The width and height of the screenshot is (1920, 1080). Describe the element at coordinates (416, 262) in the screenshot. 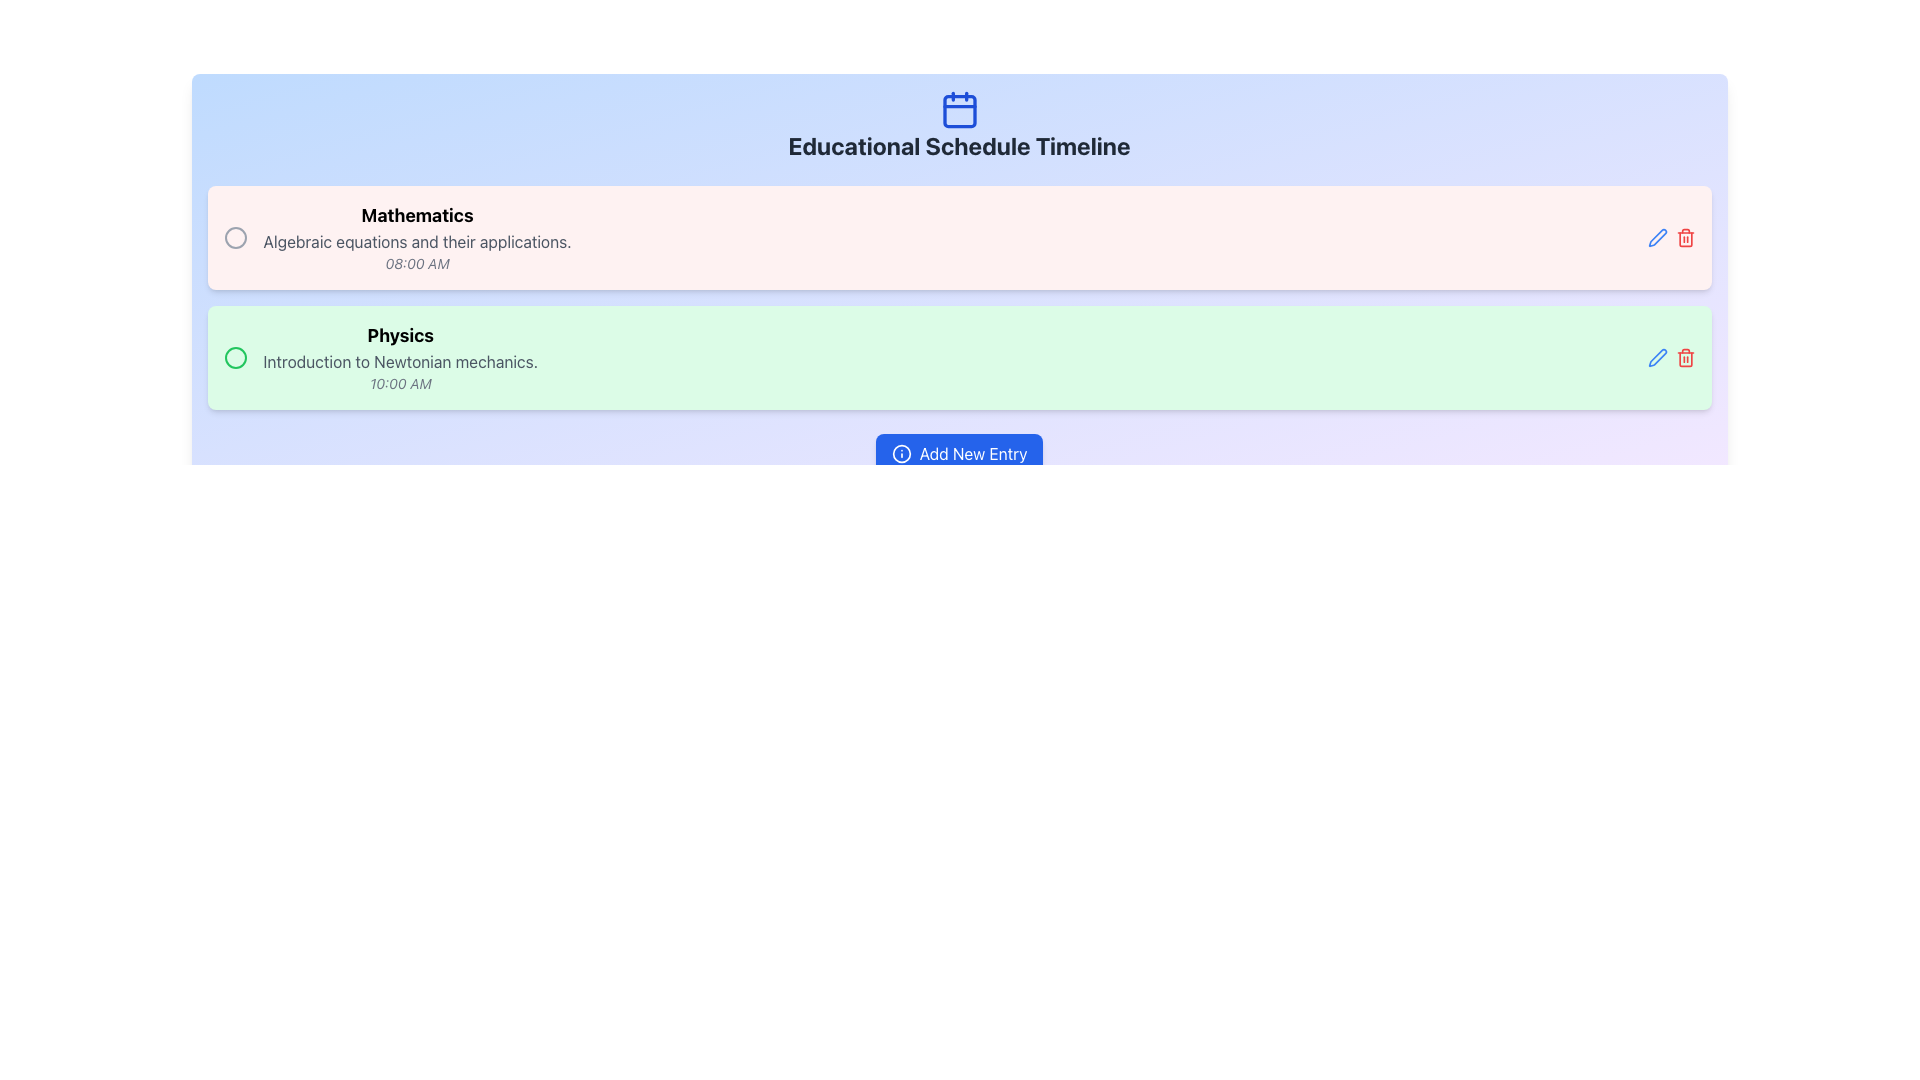

I see `the italicized text label displaying '08:00 AM' in light gray, located beneath the description 'Algebraic equations and their applications' in the Mathematics schedule interface` at that location.